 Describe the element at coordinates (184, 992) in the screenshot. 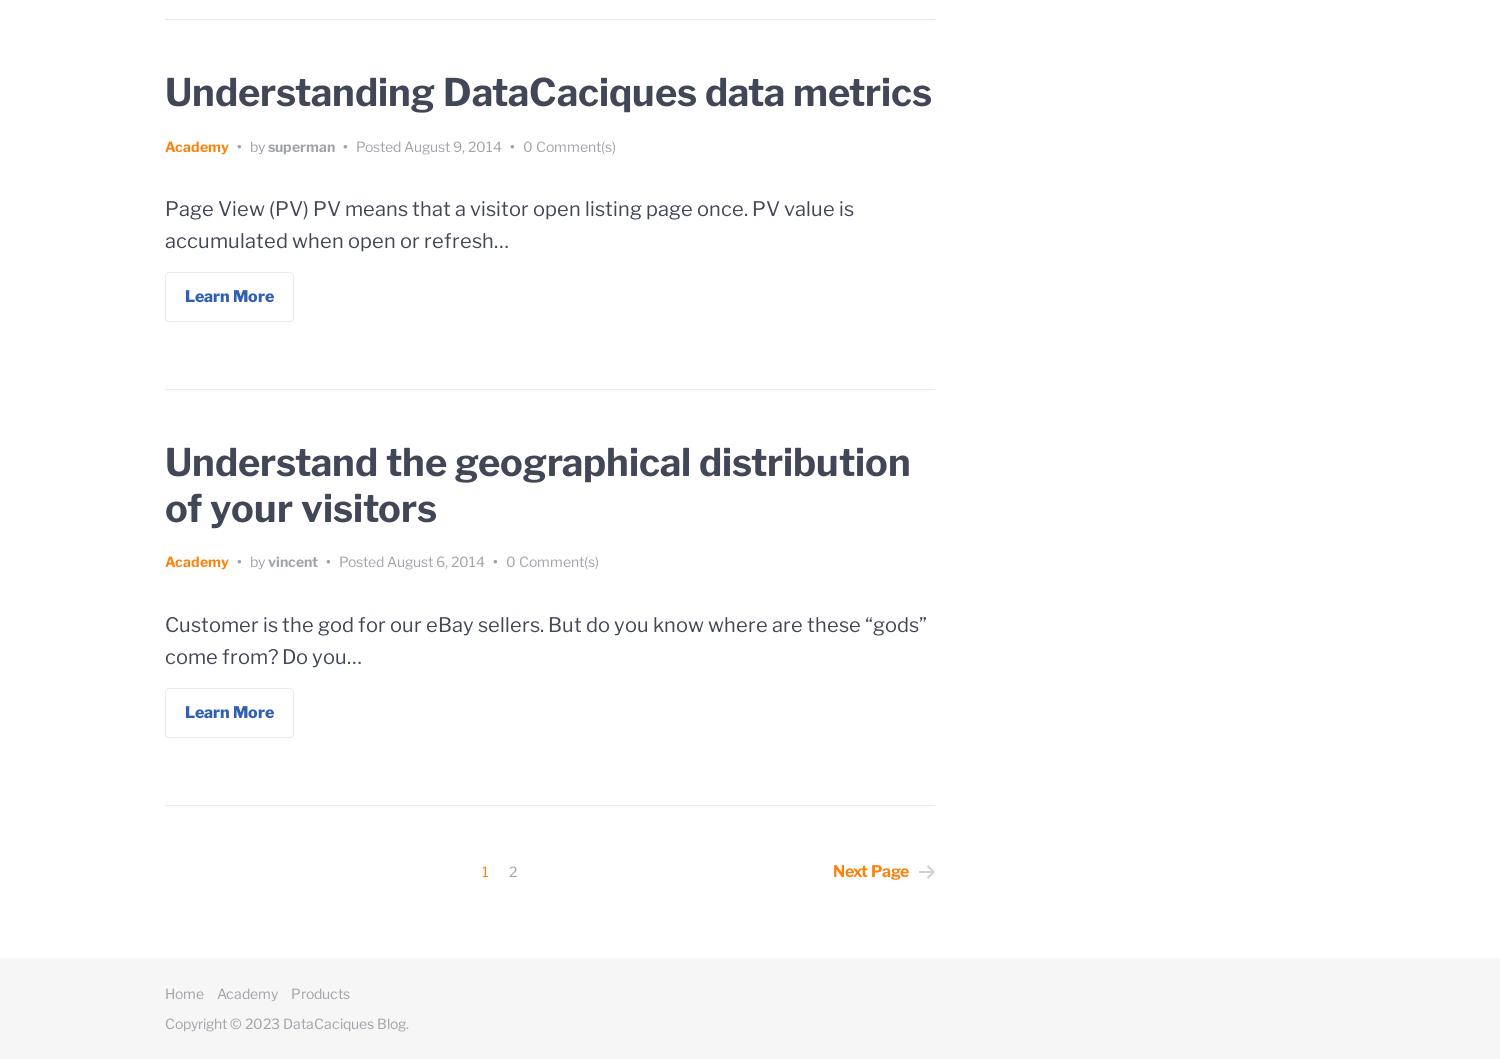

I see `'Home'` at that location.